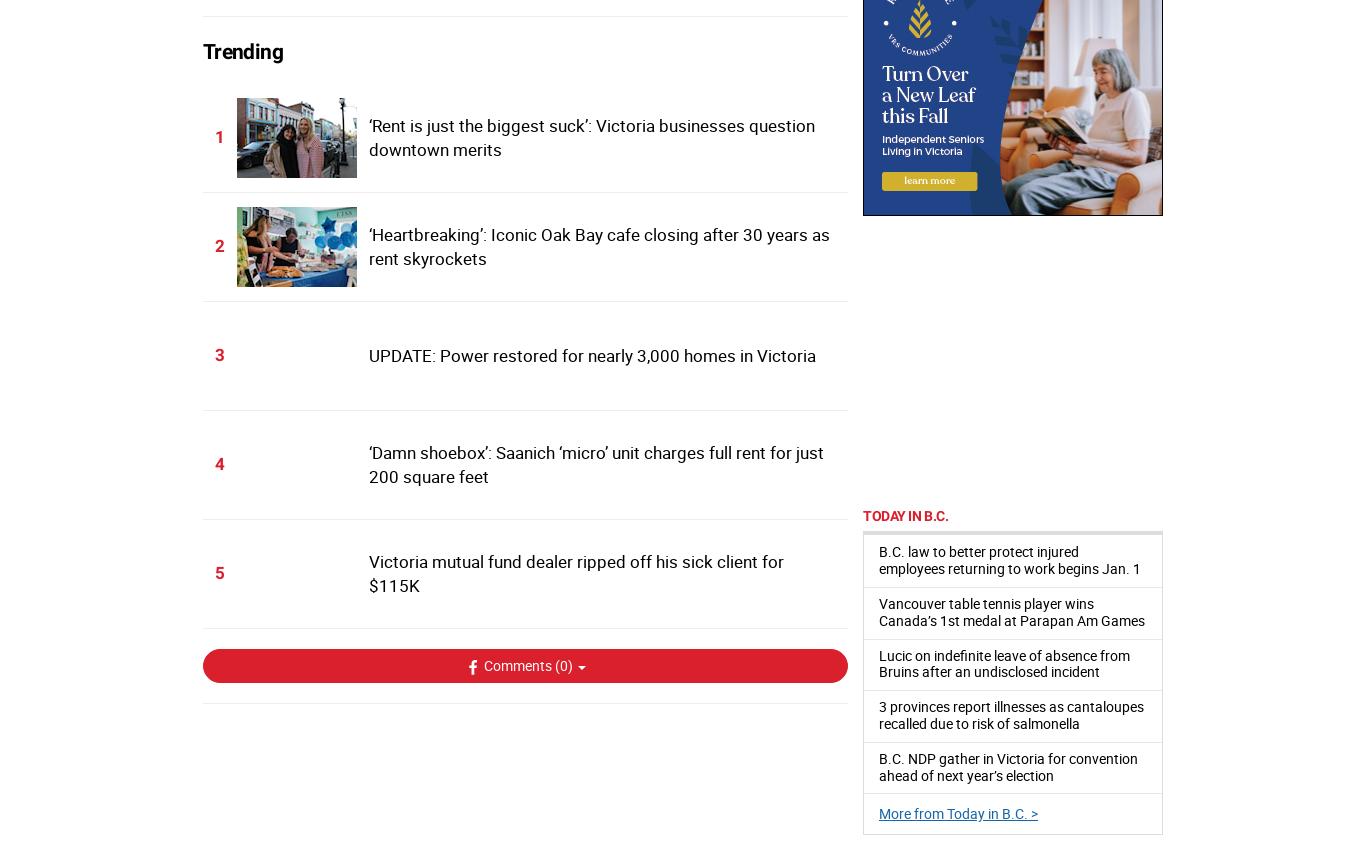 The width and height of the screenshot is (1366, 862). What do you see at coordinates (1011, 611) in the screenshot?
I see `'Vancouver table tennis player wins Canada’s 1st medal at Parapan Am Games'` at bounding box center [1011, 611].